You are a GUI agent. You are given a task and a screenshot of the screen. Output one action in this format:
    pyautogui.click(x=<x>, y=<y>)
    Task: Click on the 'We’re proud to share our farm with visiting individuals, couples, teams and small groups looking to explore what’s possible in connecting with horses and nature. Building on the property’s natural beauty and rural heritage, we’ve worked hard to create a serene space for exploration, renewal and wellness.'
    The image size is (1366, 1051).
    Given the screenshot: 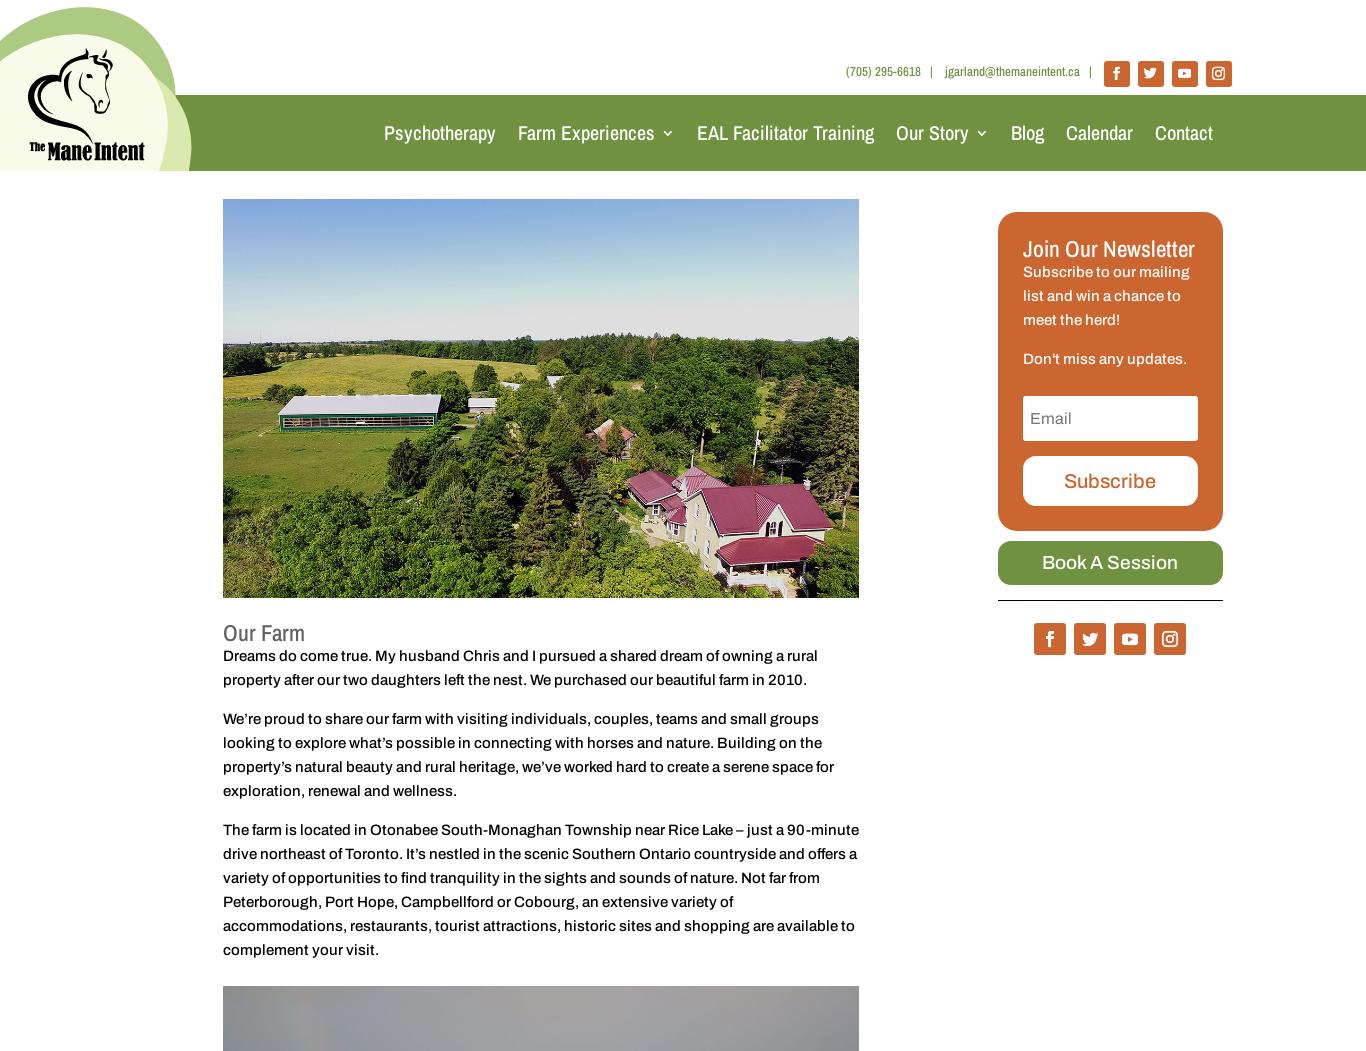 What is the action you would take?
    pyautogui.click(x=527, y=755)
    